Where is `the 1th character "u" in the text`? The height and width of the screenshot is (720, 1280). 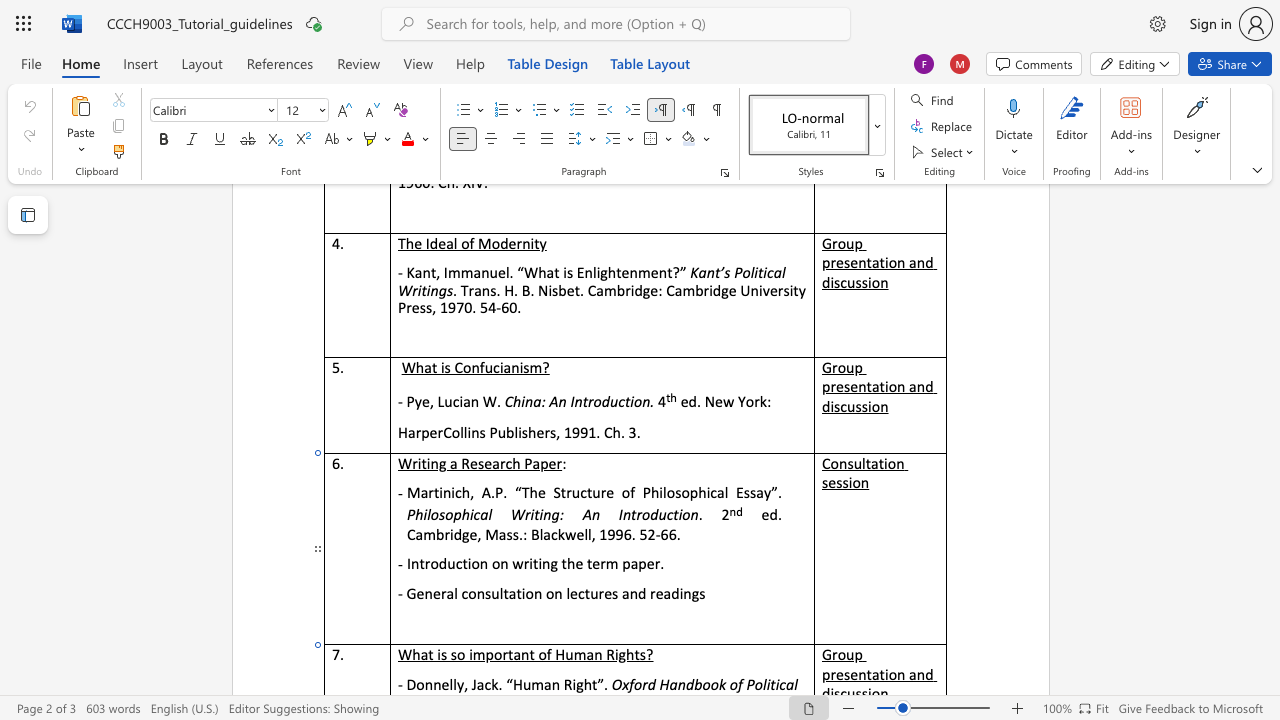
the 1th character "u" in the text is located at coordinates (568, 654).